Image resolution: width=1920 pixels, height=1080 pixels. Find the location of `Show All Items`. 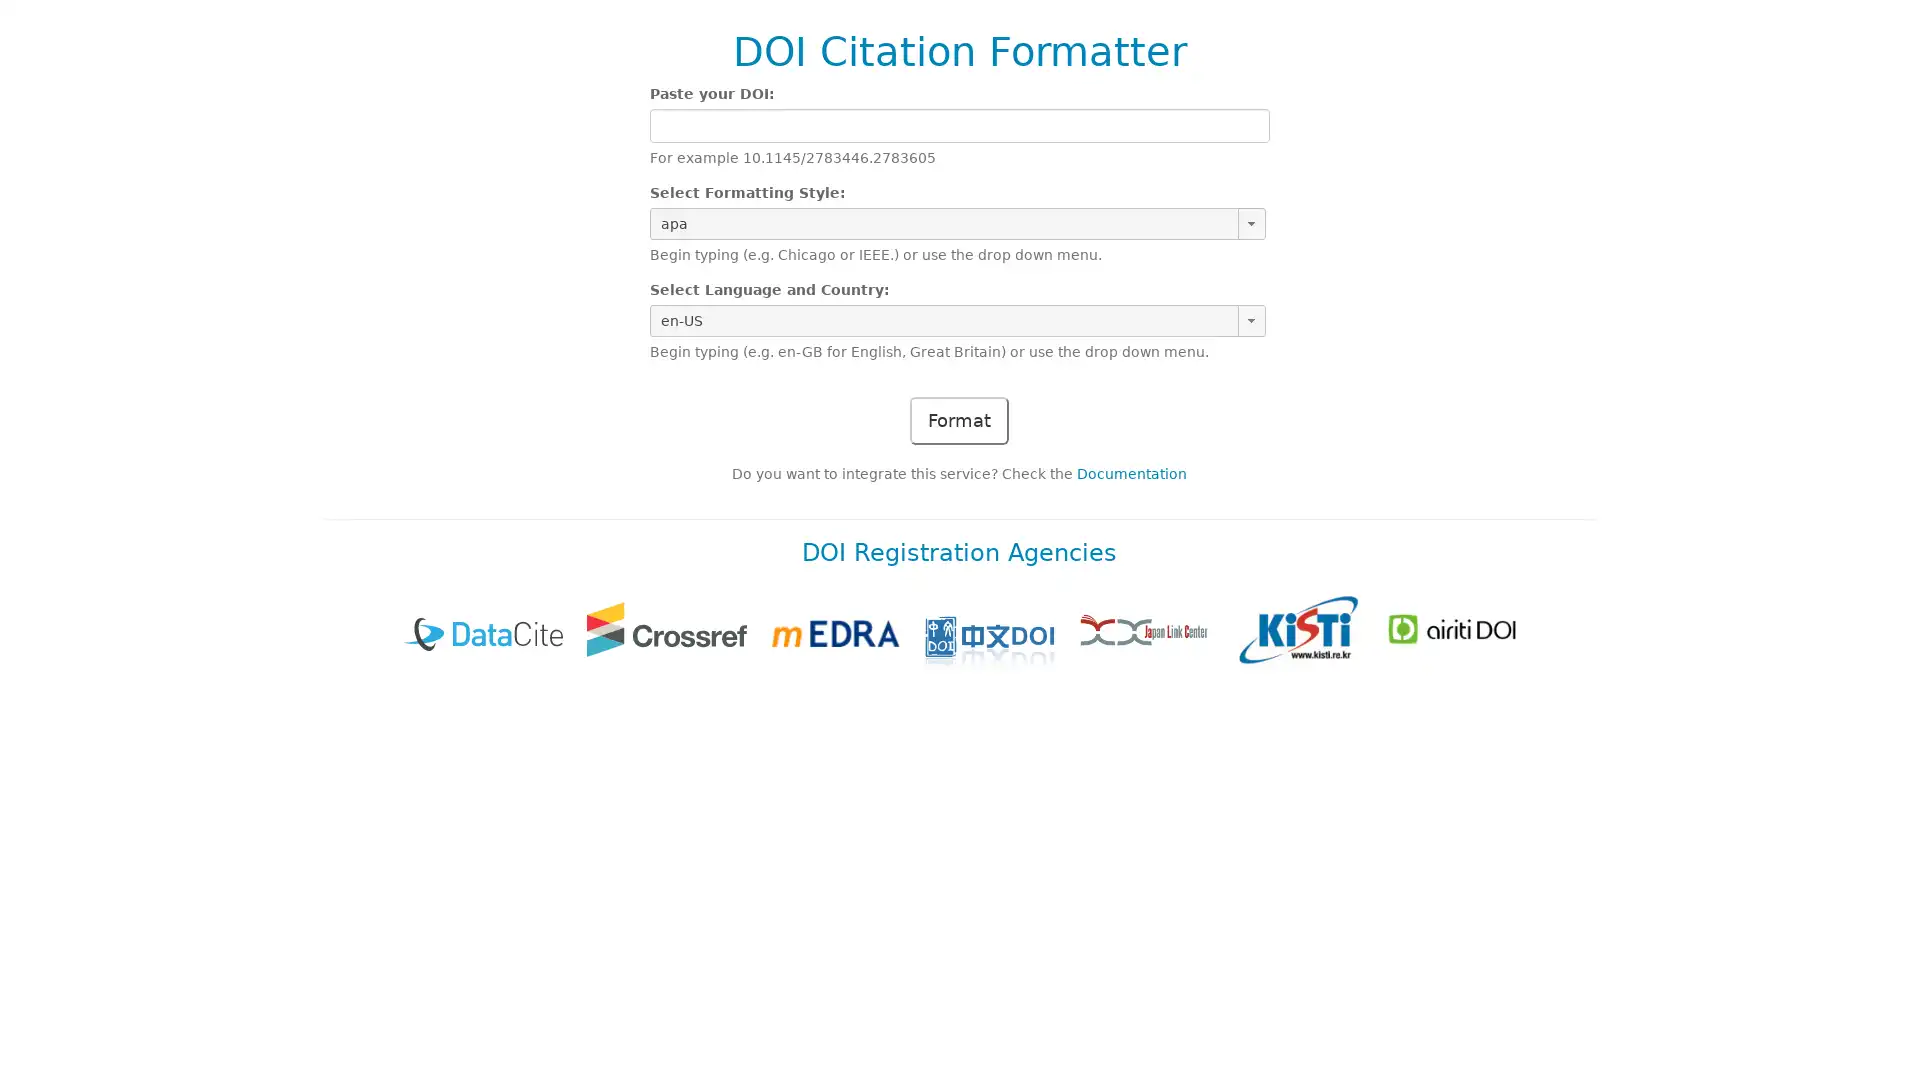

Show All Items is located at coordinates (1250, 223).